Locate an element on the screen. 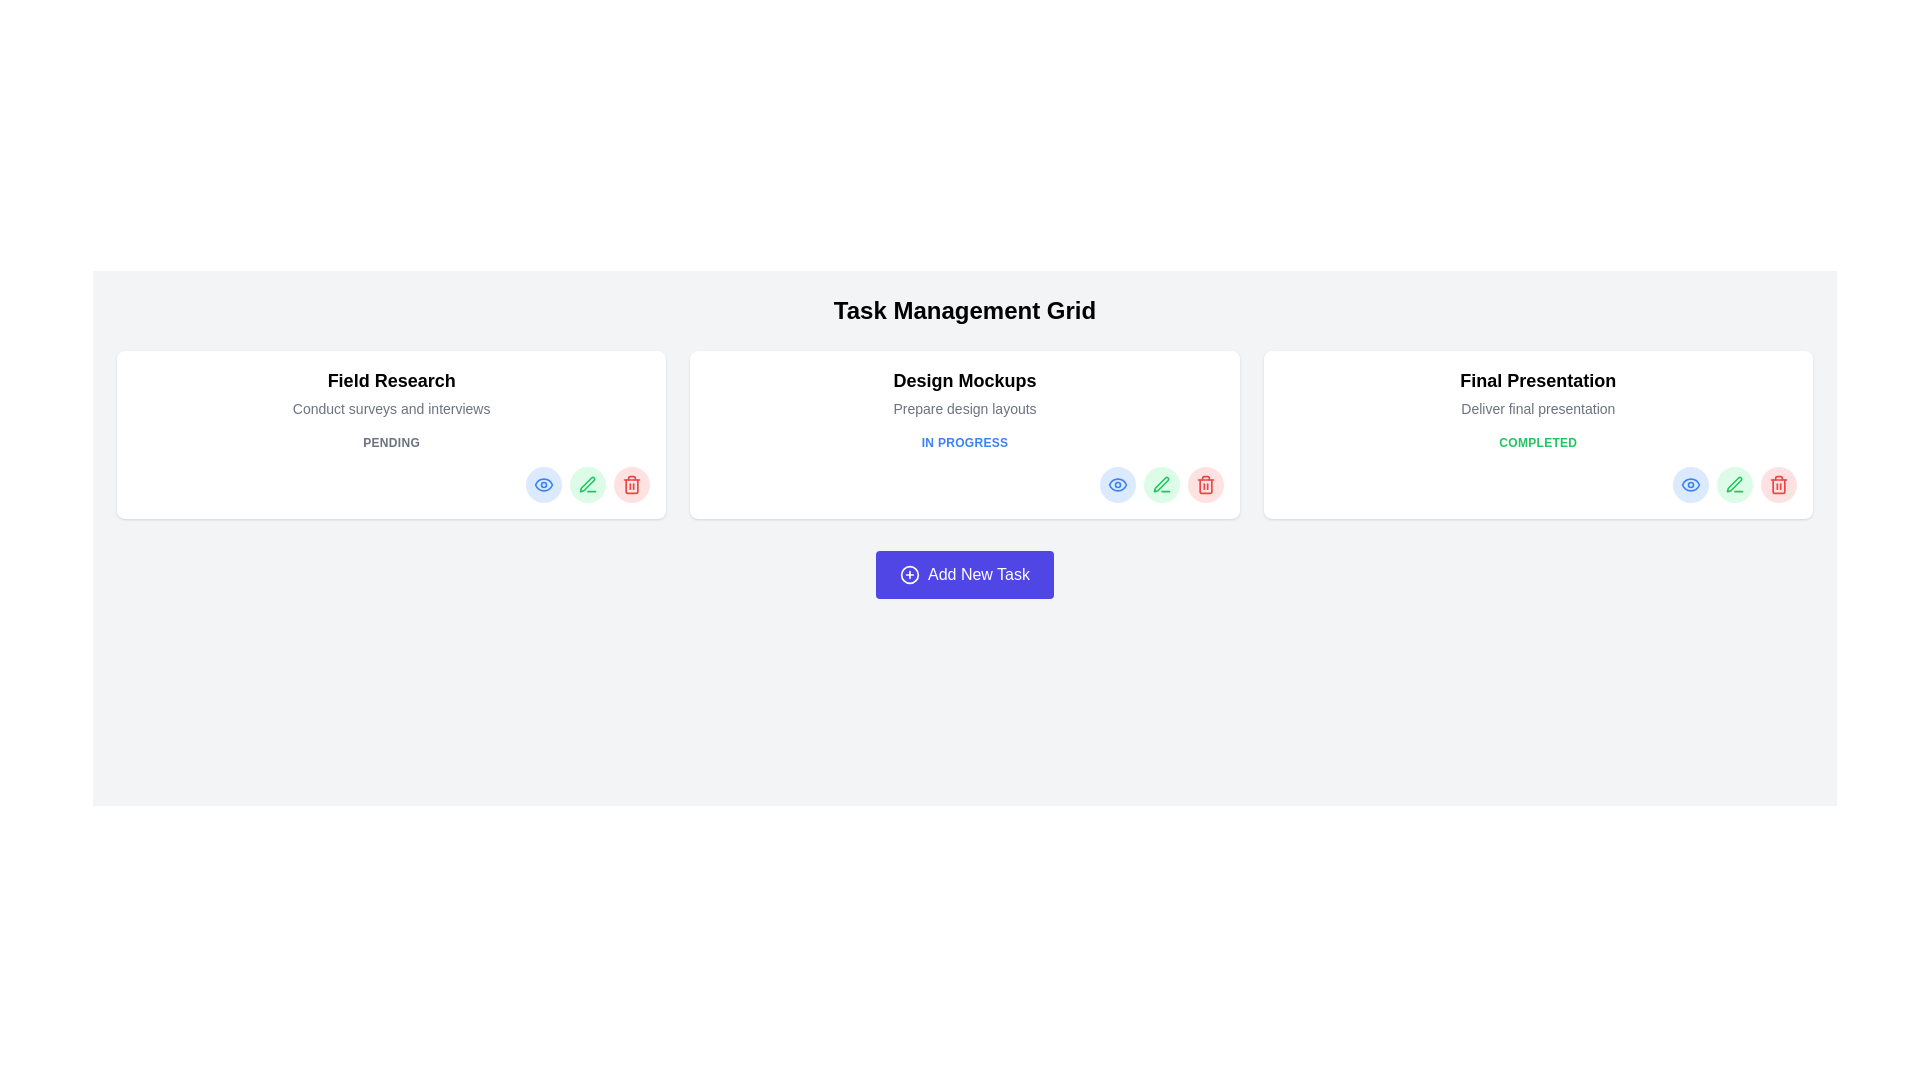 The height and width of the screenshot is (1080, 1920). the delete button located at the bottom-right corner of the 'Field Research' card is located at coordinates (631, 485).